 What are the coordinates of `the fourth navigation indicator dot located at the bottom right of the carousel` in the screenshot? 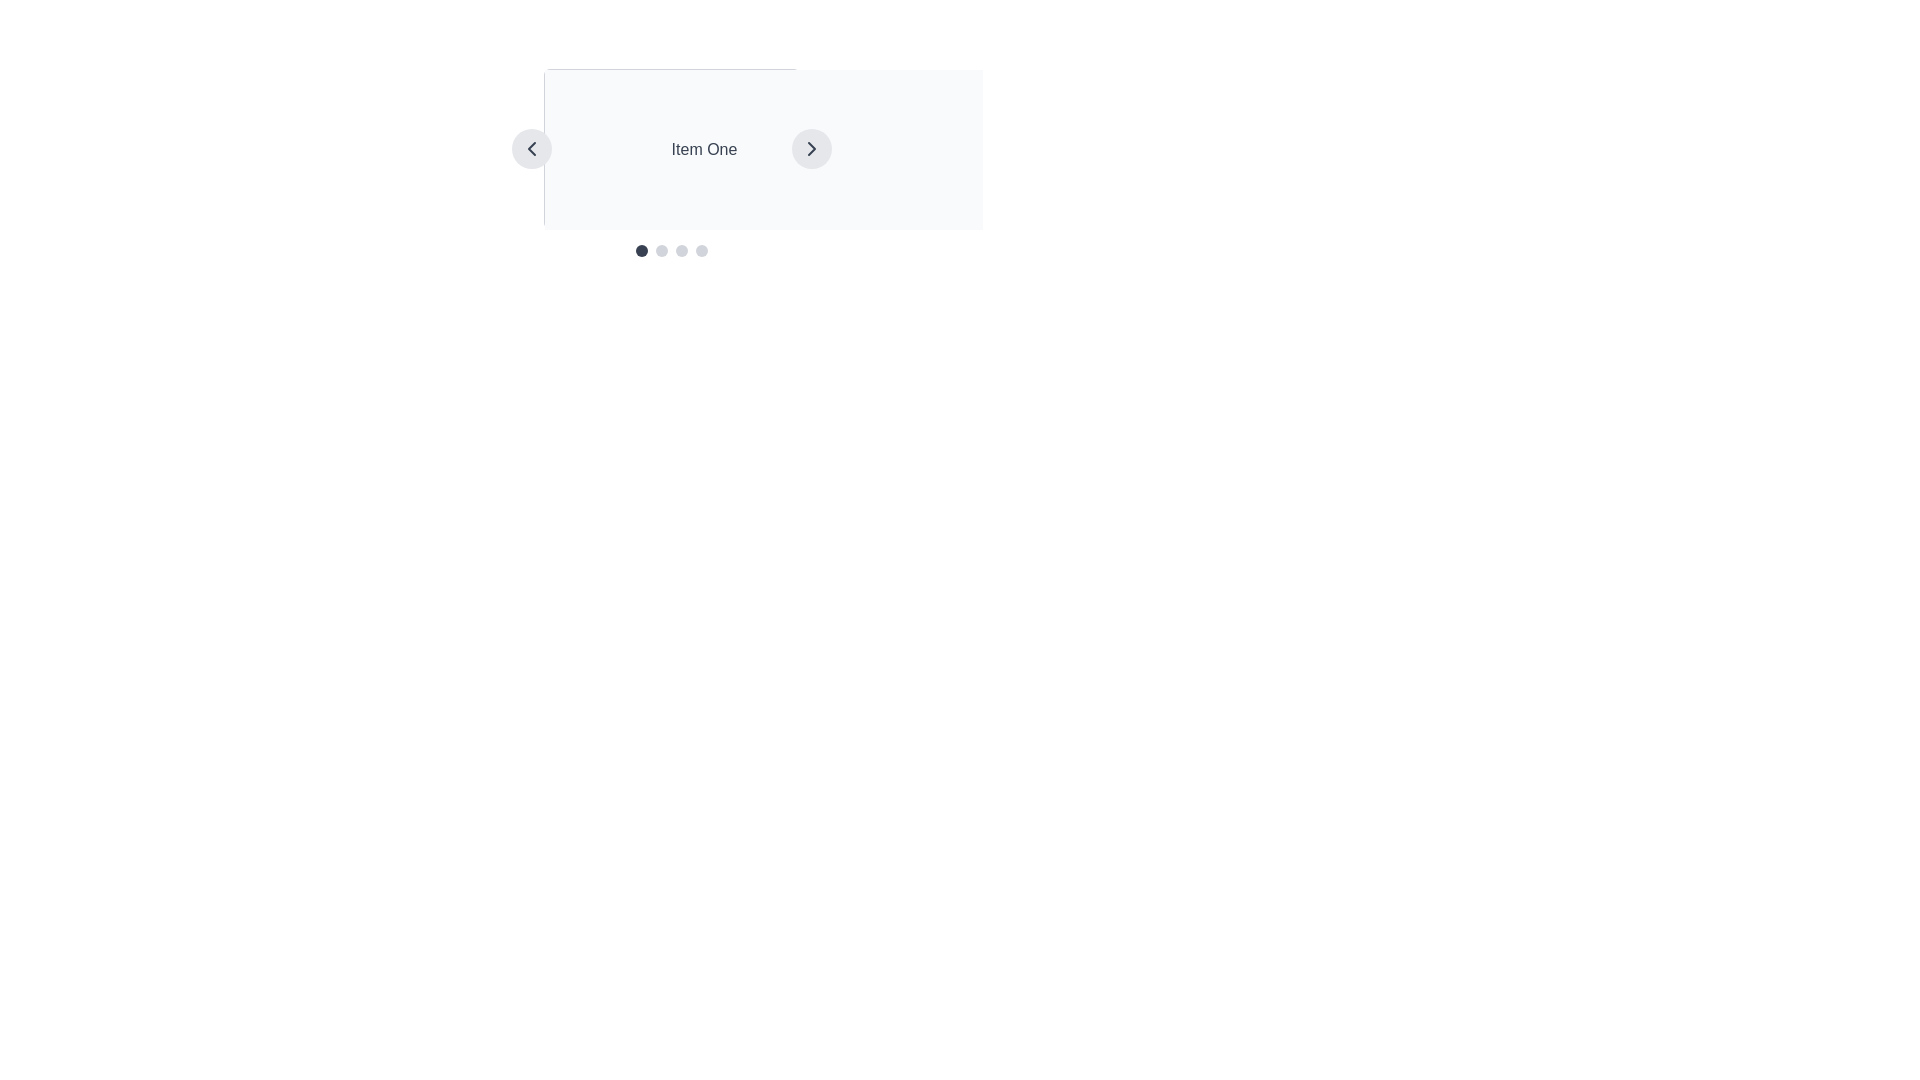 It's located at (701, 249).